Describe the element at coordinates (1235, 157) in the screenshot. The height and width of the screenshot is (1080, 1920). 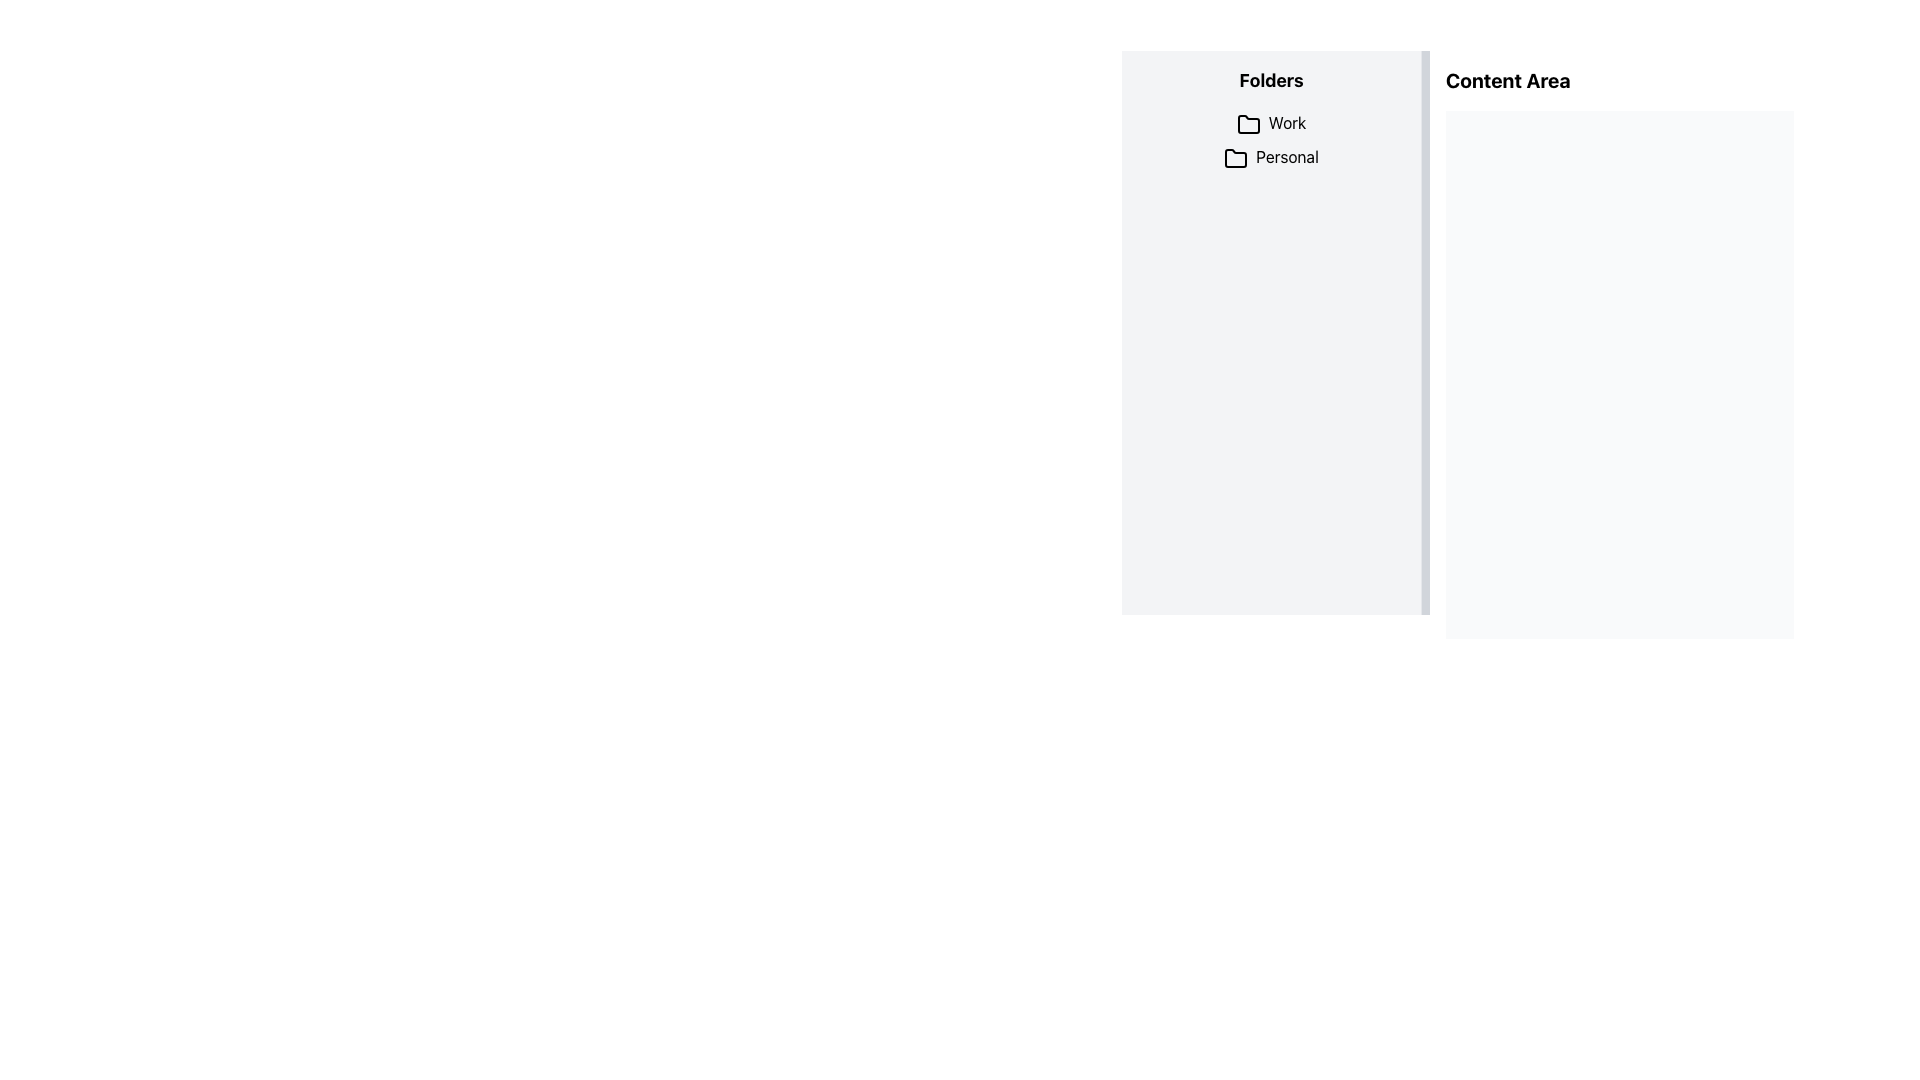
I see `the folder icon labeled 'Personal', which is the second icon in the 'Folders' section, located directly below the 'Work' folder icon` at that location.